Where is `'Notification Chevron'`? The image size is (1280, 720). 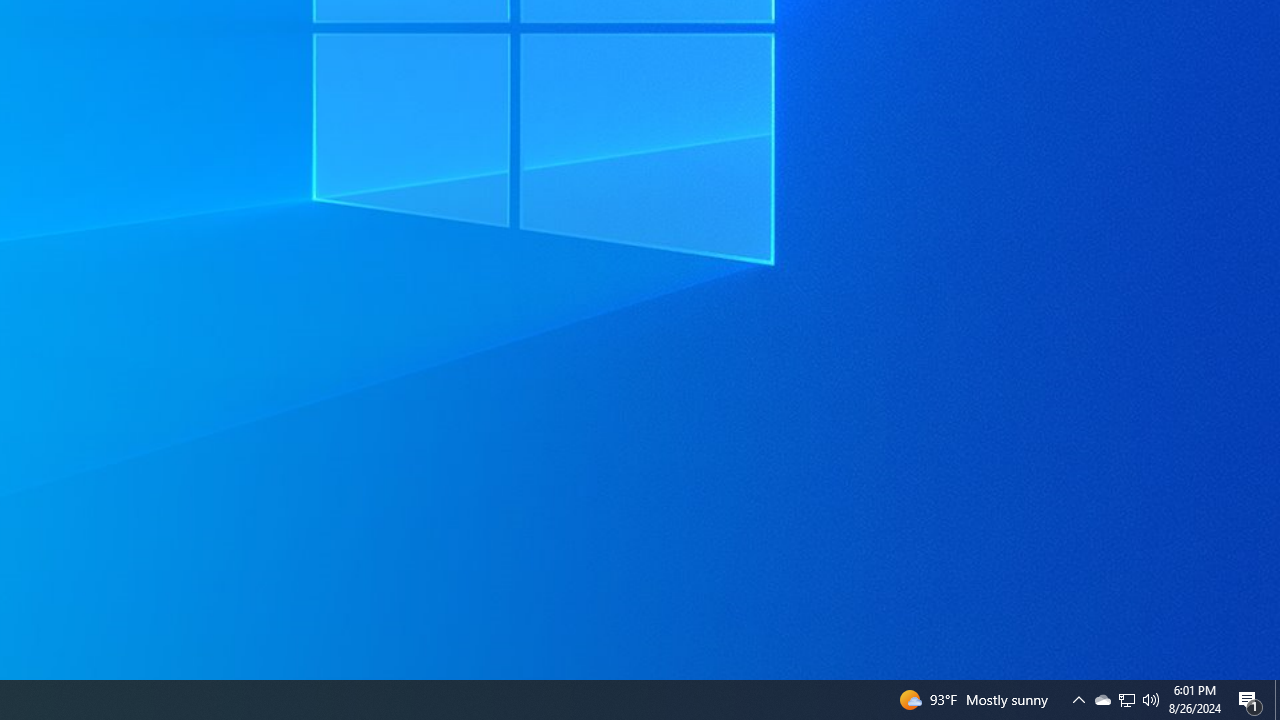 'Notification Chevron' is located at coordinates (1078, 698).